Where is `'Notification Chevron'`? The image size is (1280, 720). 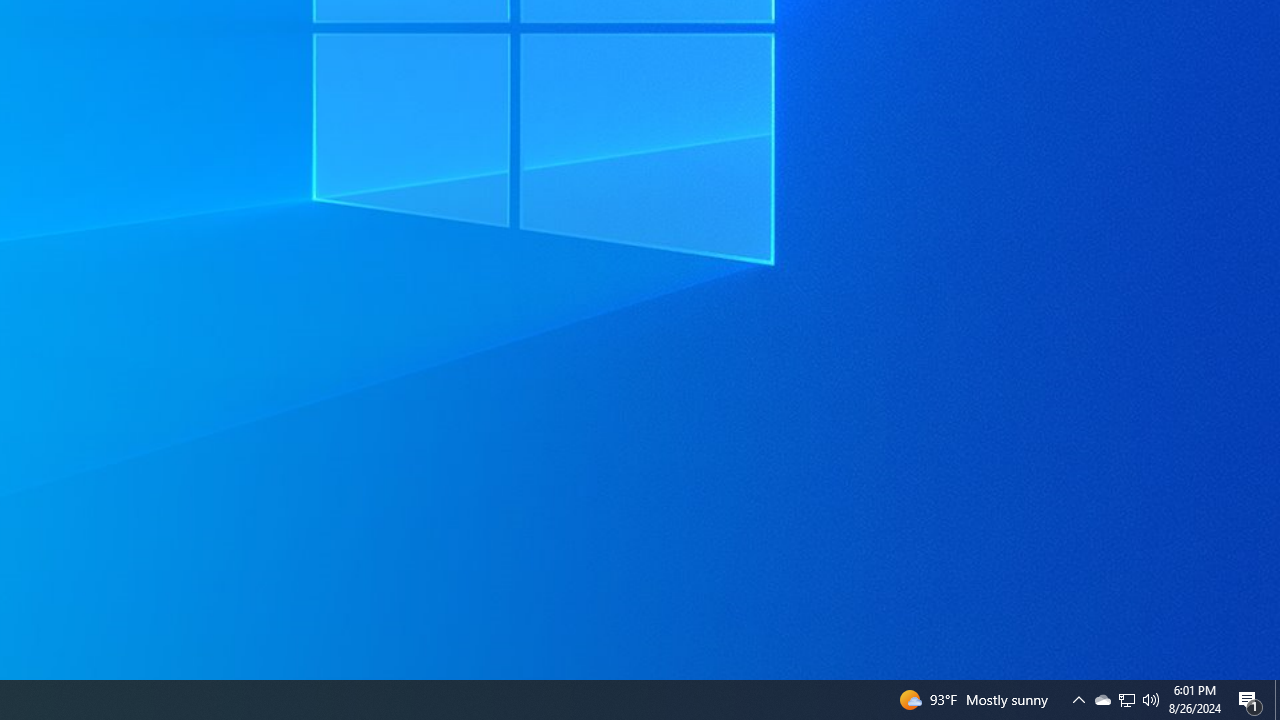 'Notification Chevron' is located at coordinates (1078, 698).